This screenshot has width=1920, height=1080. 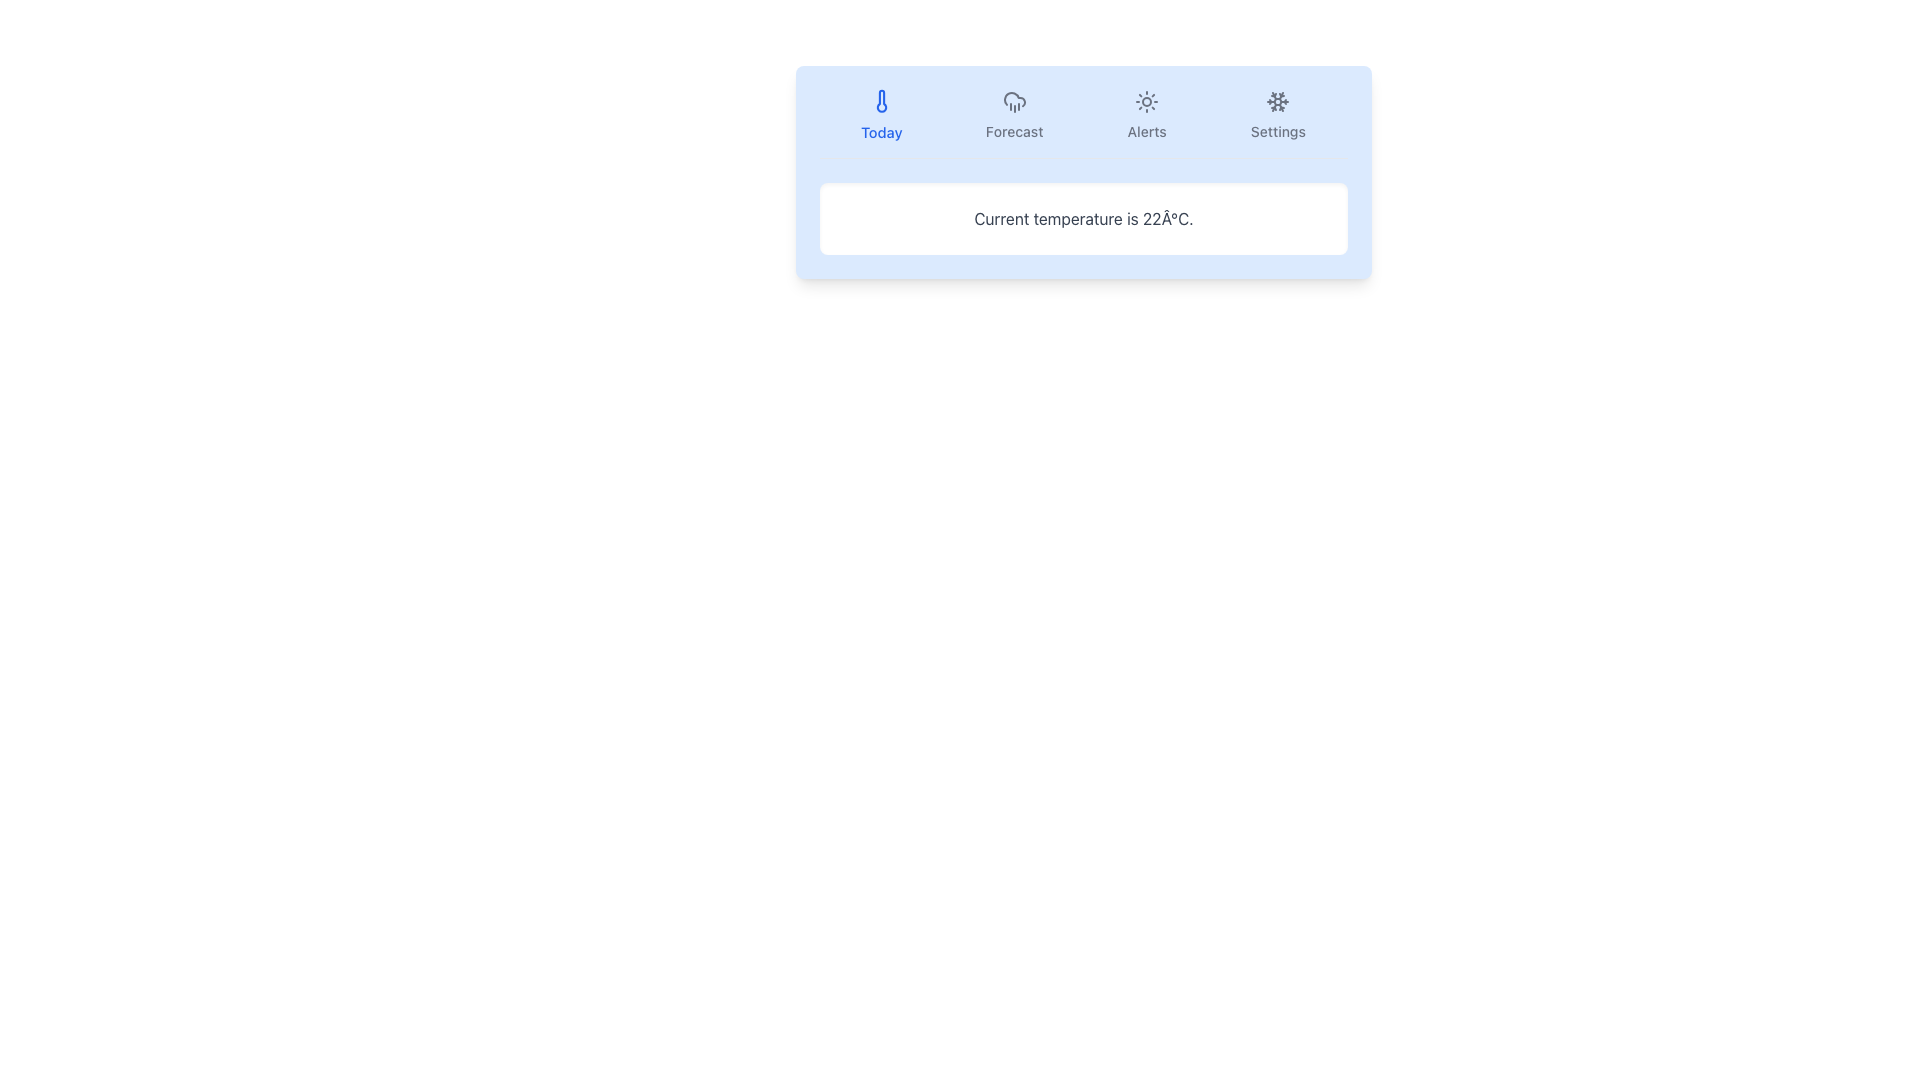 What do you see at coordinates (880, 101) in the screenshot?
I see `the vertical thermometer-like icon located at the leftmost position of the navigation menu` at bounding box center [880, 101].